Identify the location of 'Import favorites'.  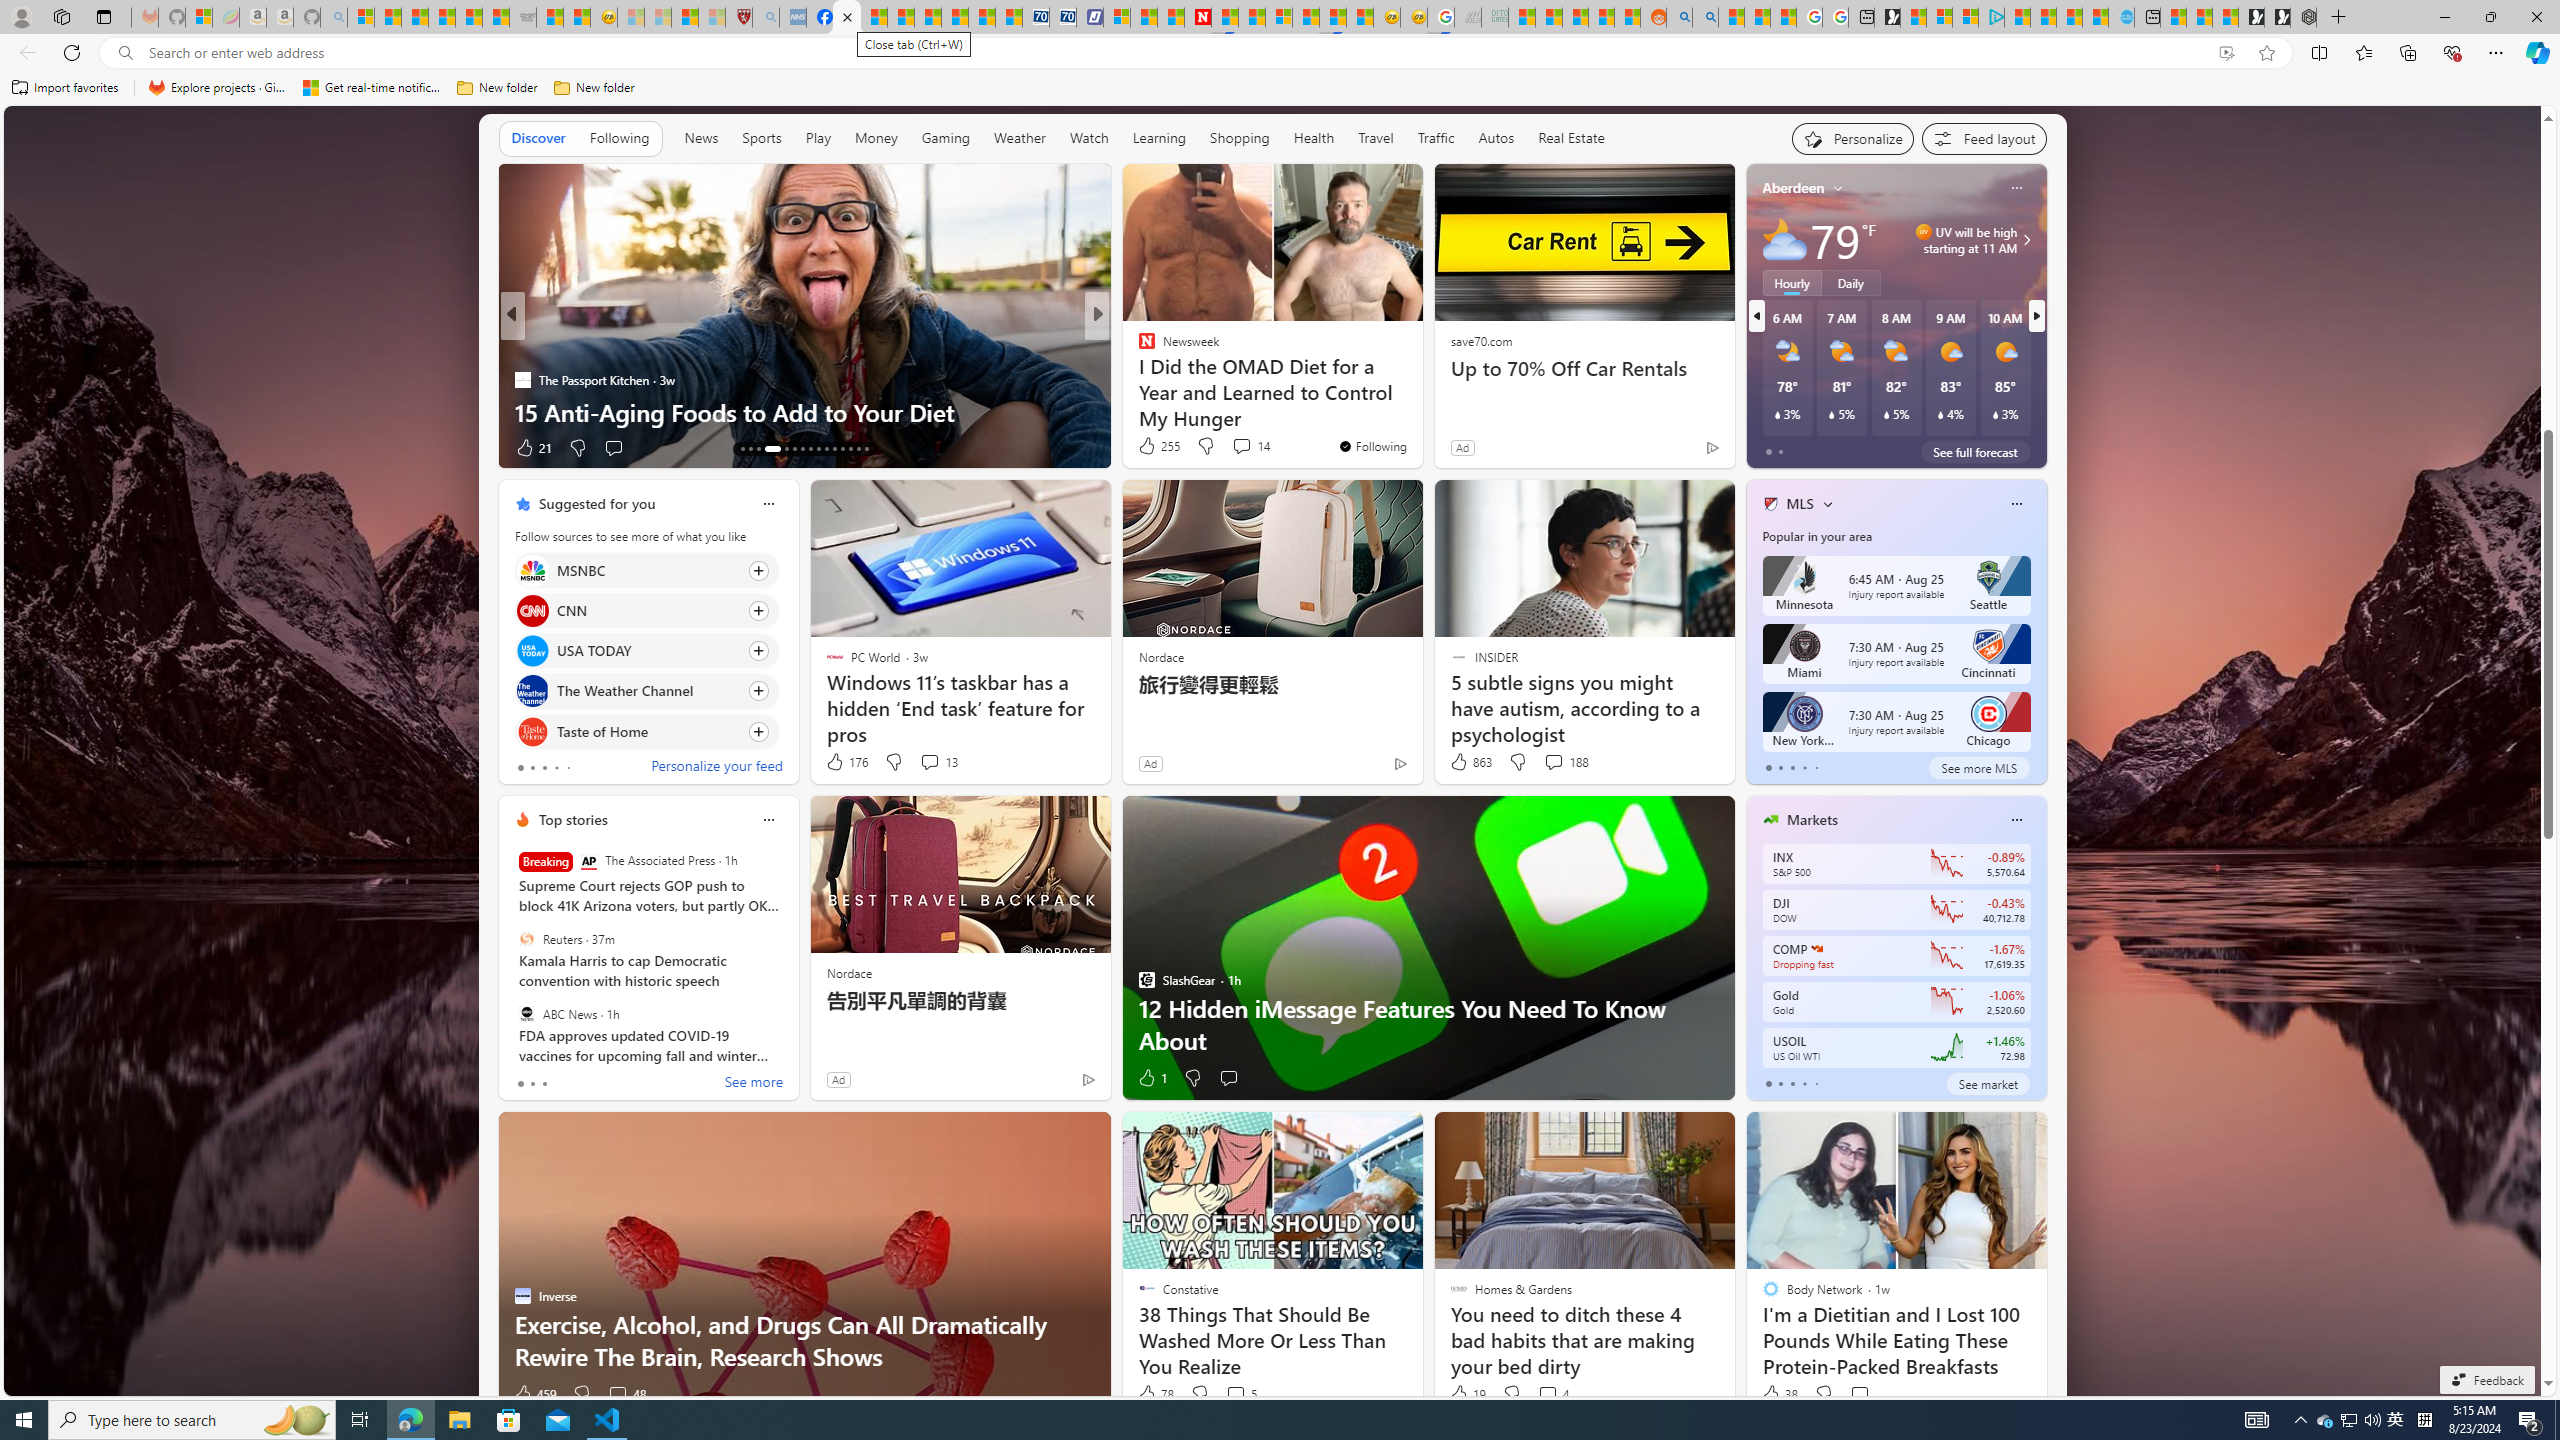
(65, 87).